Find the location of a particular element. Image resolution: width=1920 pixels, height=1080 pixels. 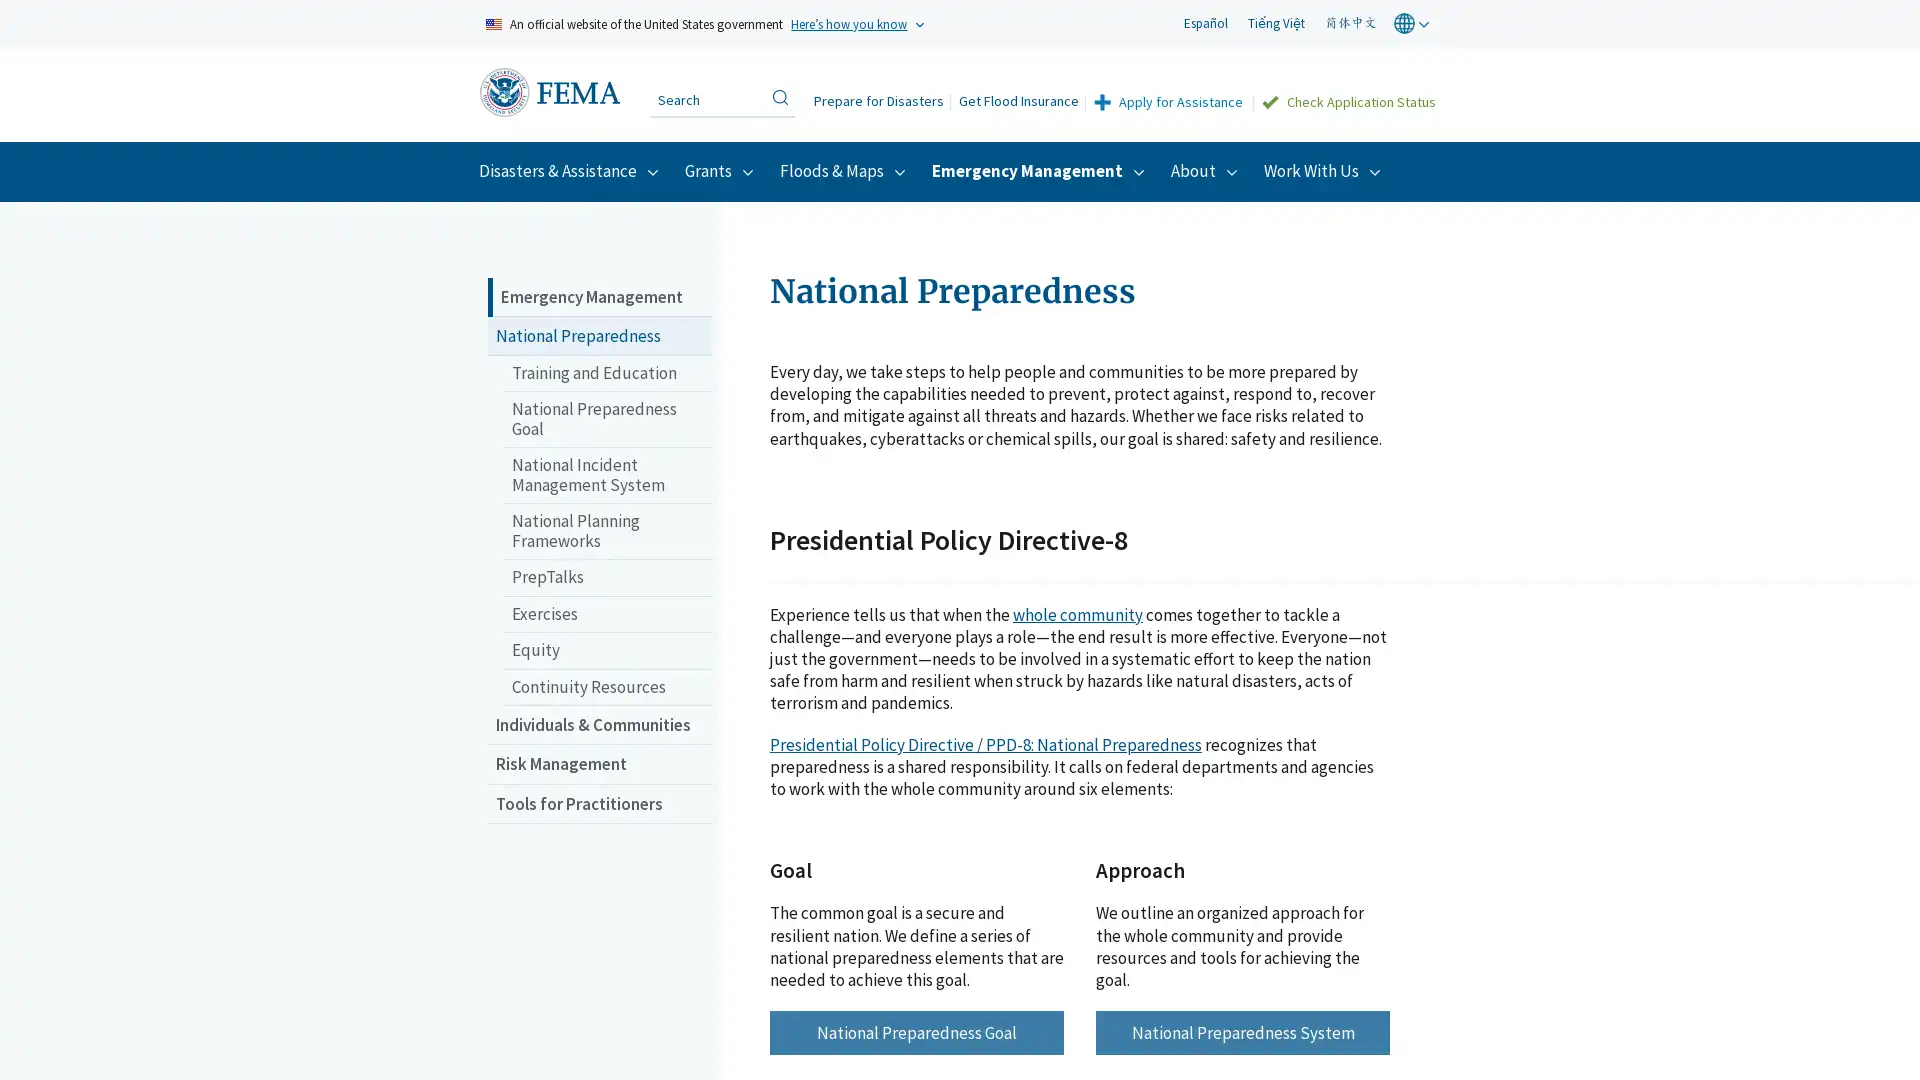

Disasters & Assistance is located at coordinates (570, 169).